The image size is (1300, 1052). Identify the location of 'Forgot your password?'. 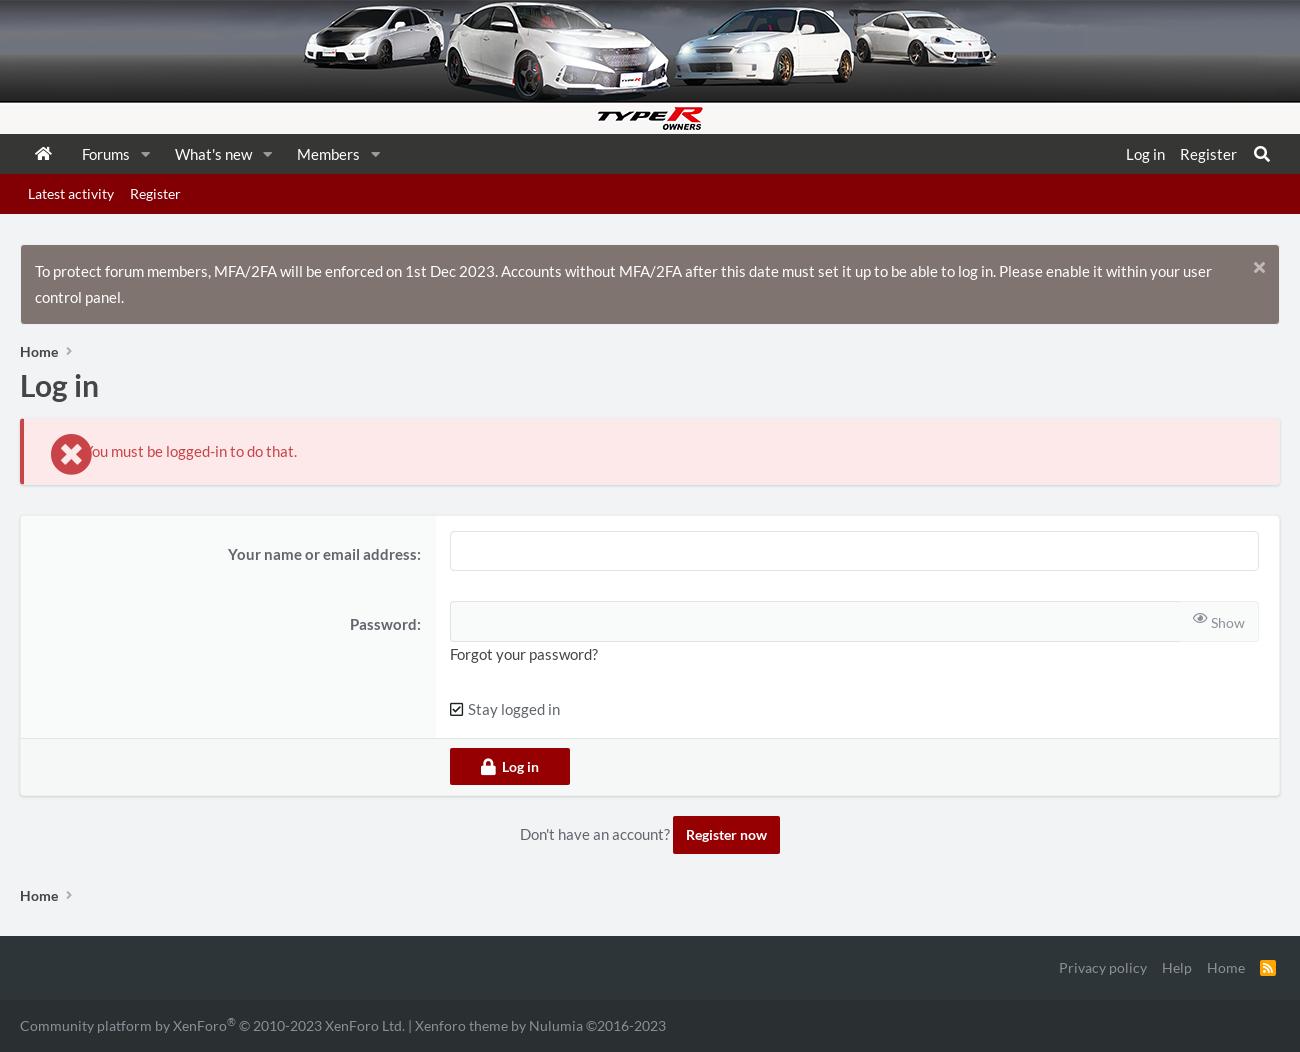
(524, 652).